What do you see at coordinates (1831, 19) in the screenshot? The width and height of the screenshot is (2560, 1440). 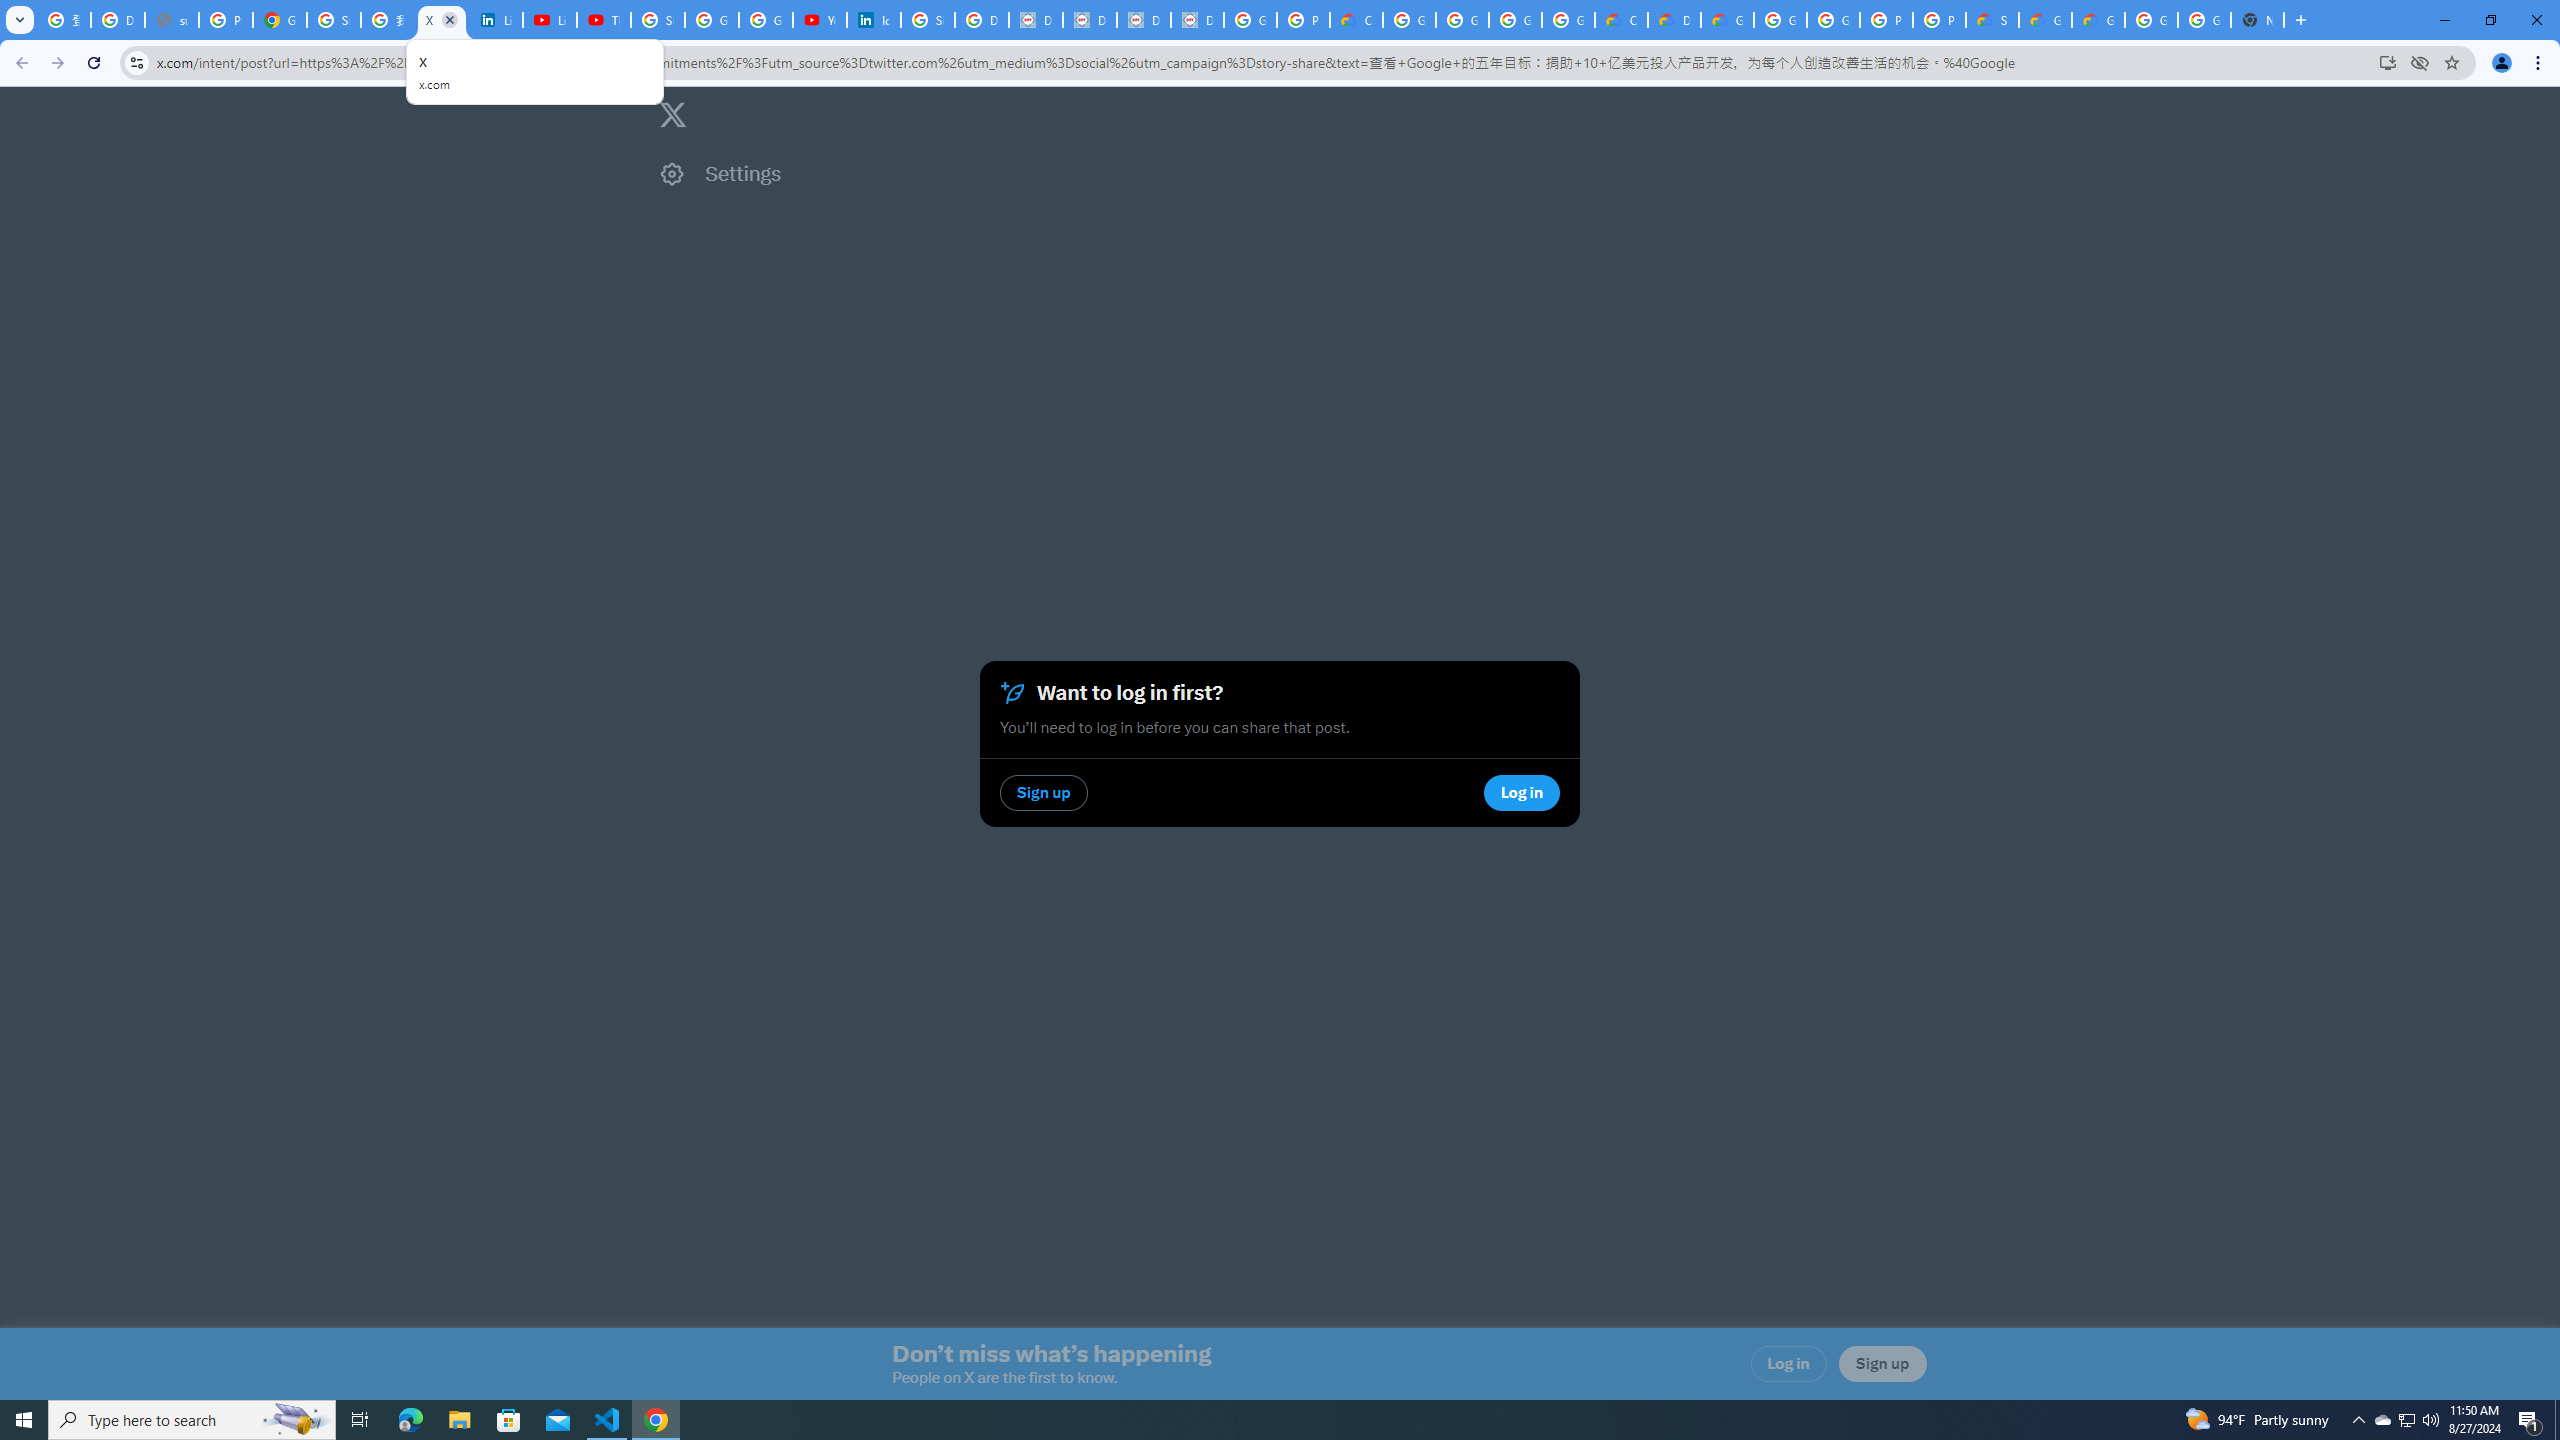 I see `'Google Cloud Platform'` at bounding box center [1831, 19].